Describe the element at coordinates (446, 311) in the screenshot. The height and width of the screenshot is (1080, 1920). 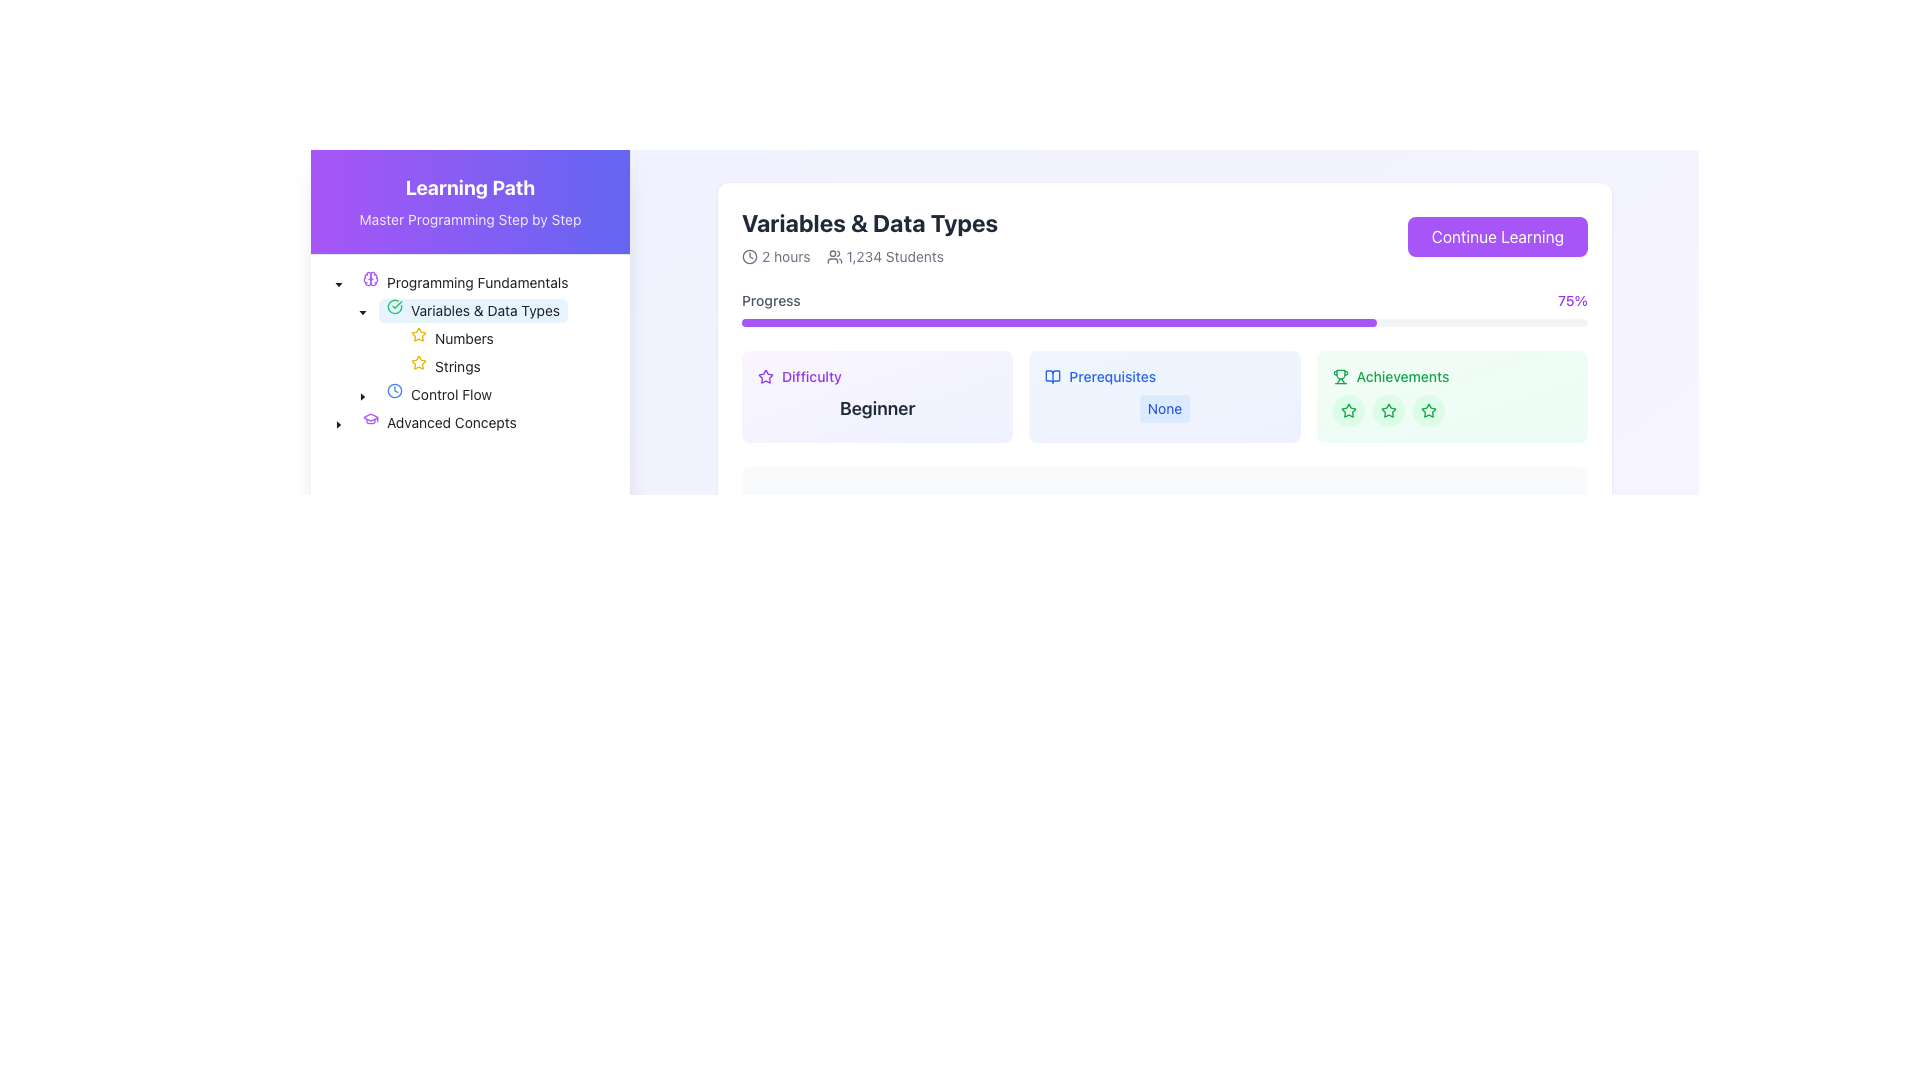
I see `the 'Variables & Data Types' item in the tree view located under the 'Programming Fundamentals' category` at that location.